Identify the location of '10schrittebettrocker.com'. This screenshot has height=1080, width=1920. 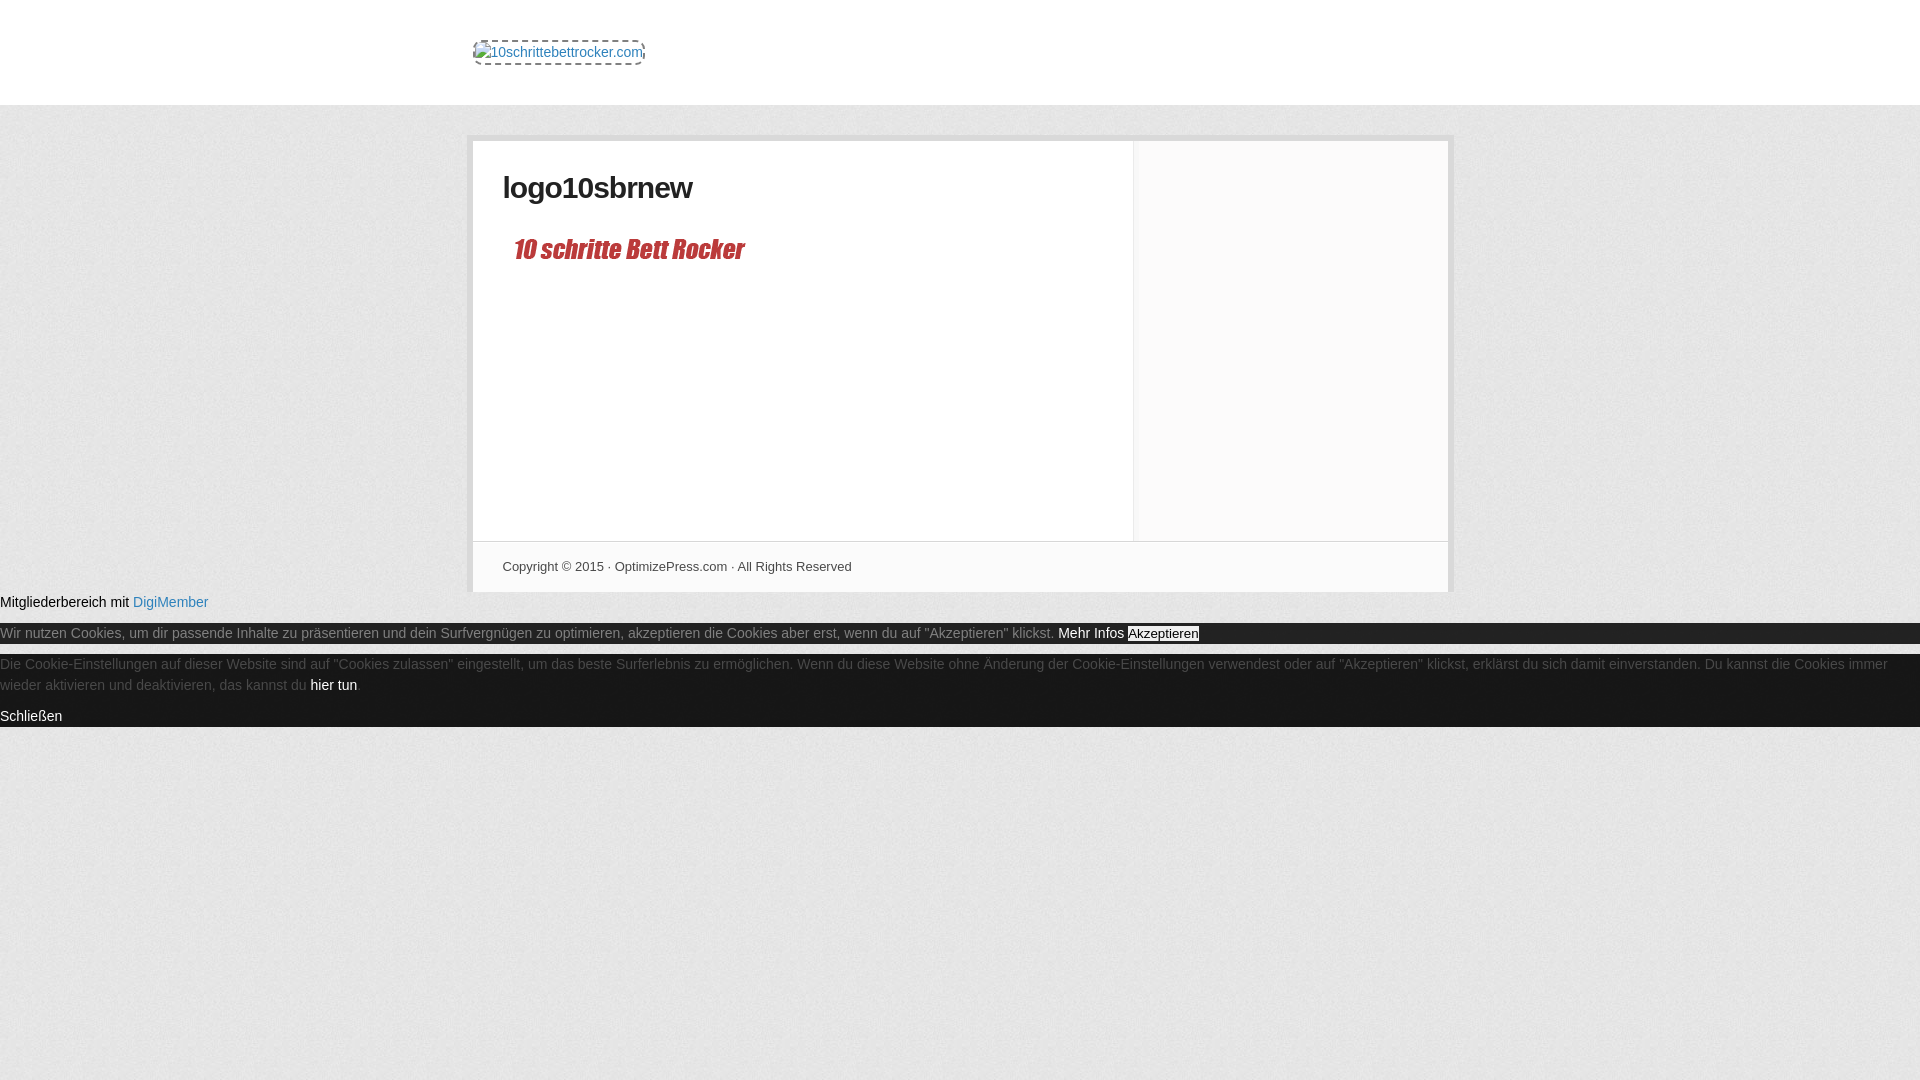
(558, 50).